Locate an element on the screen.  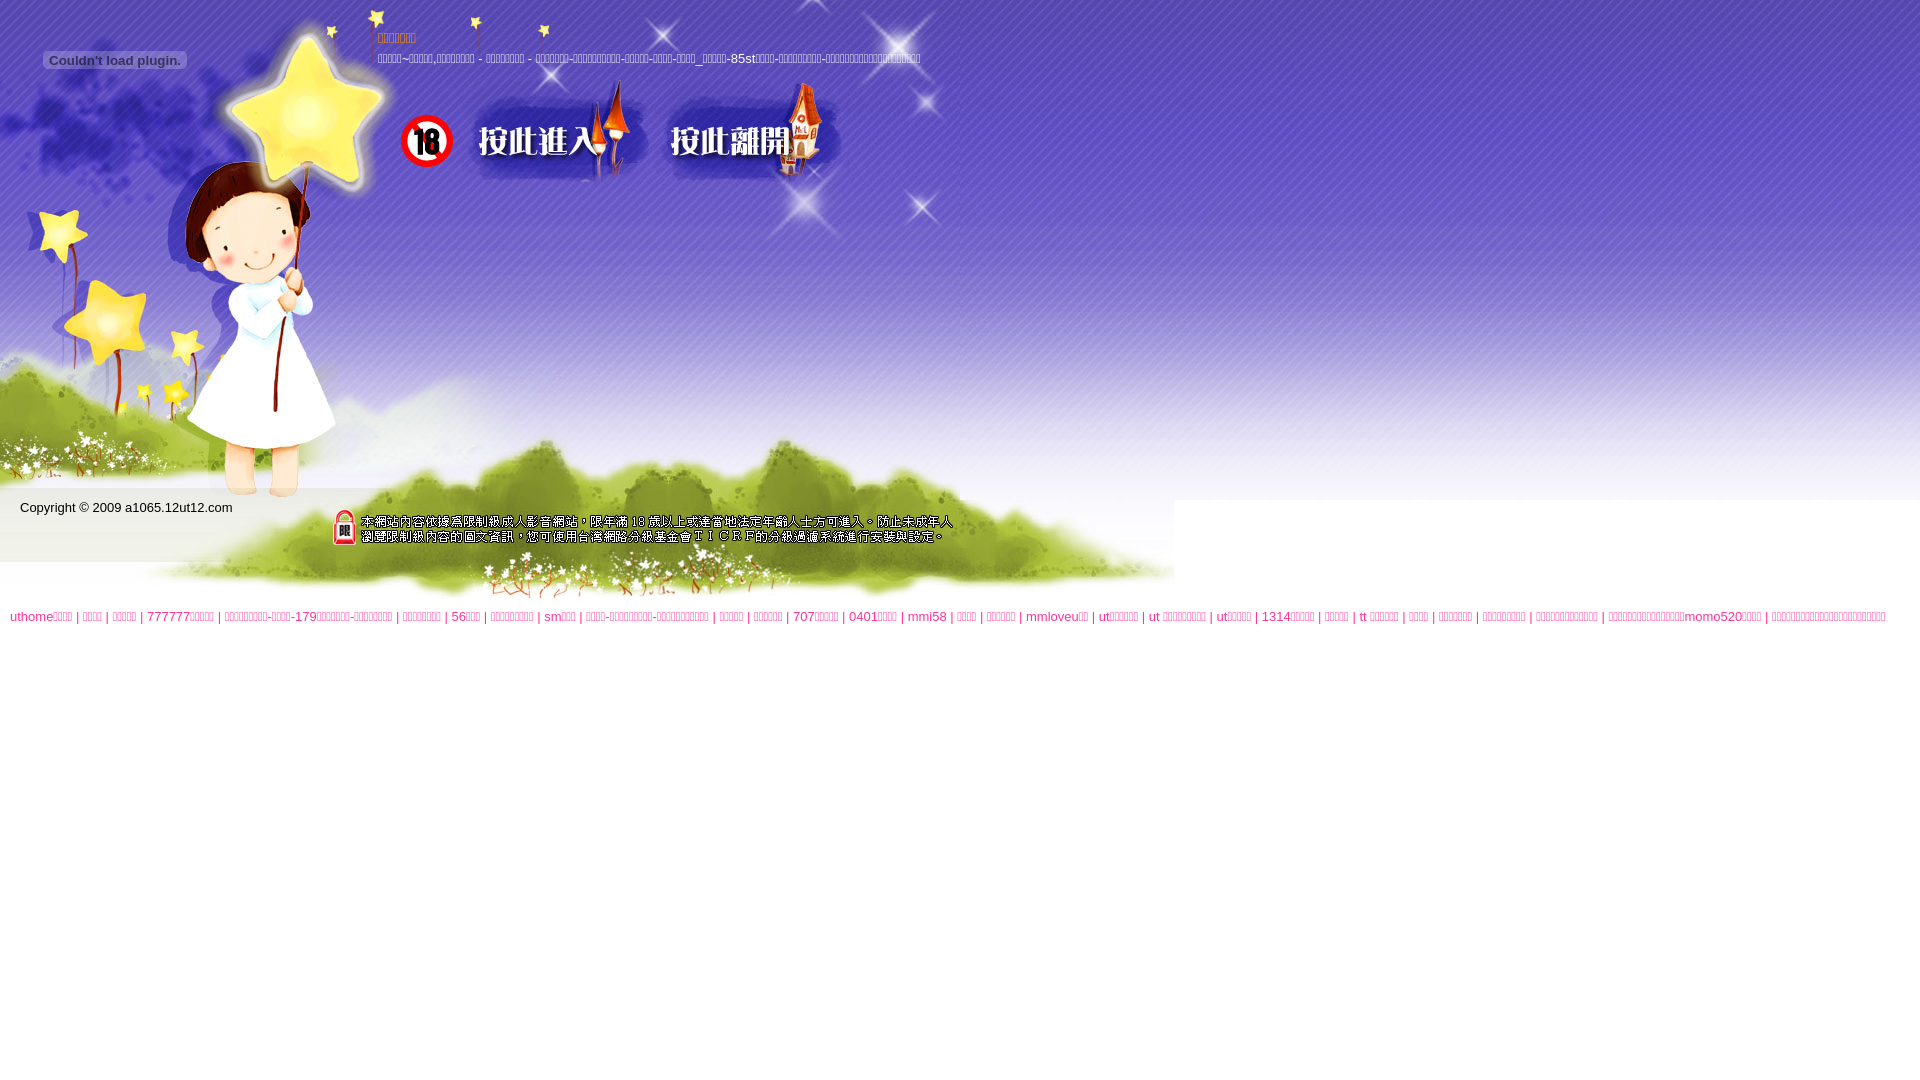
'mmi58' is located at coordinates (926, 615).